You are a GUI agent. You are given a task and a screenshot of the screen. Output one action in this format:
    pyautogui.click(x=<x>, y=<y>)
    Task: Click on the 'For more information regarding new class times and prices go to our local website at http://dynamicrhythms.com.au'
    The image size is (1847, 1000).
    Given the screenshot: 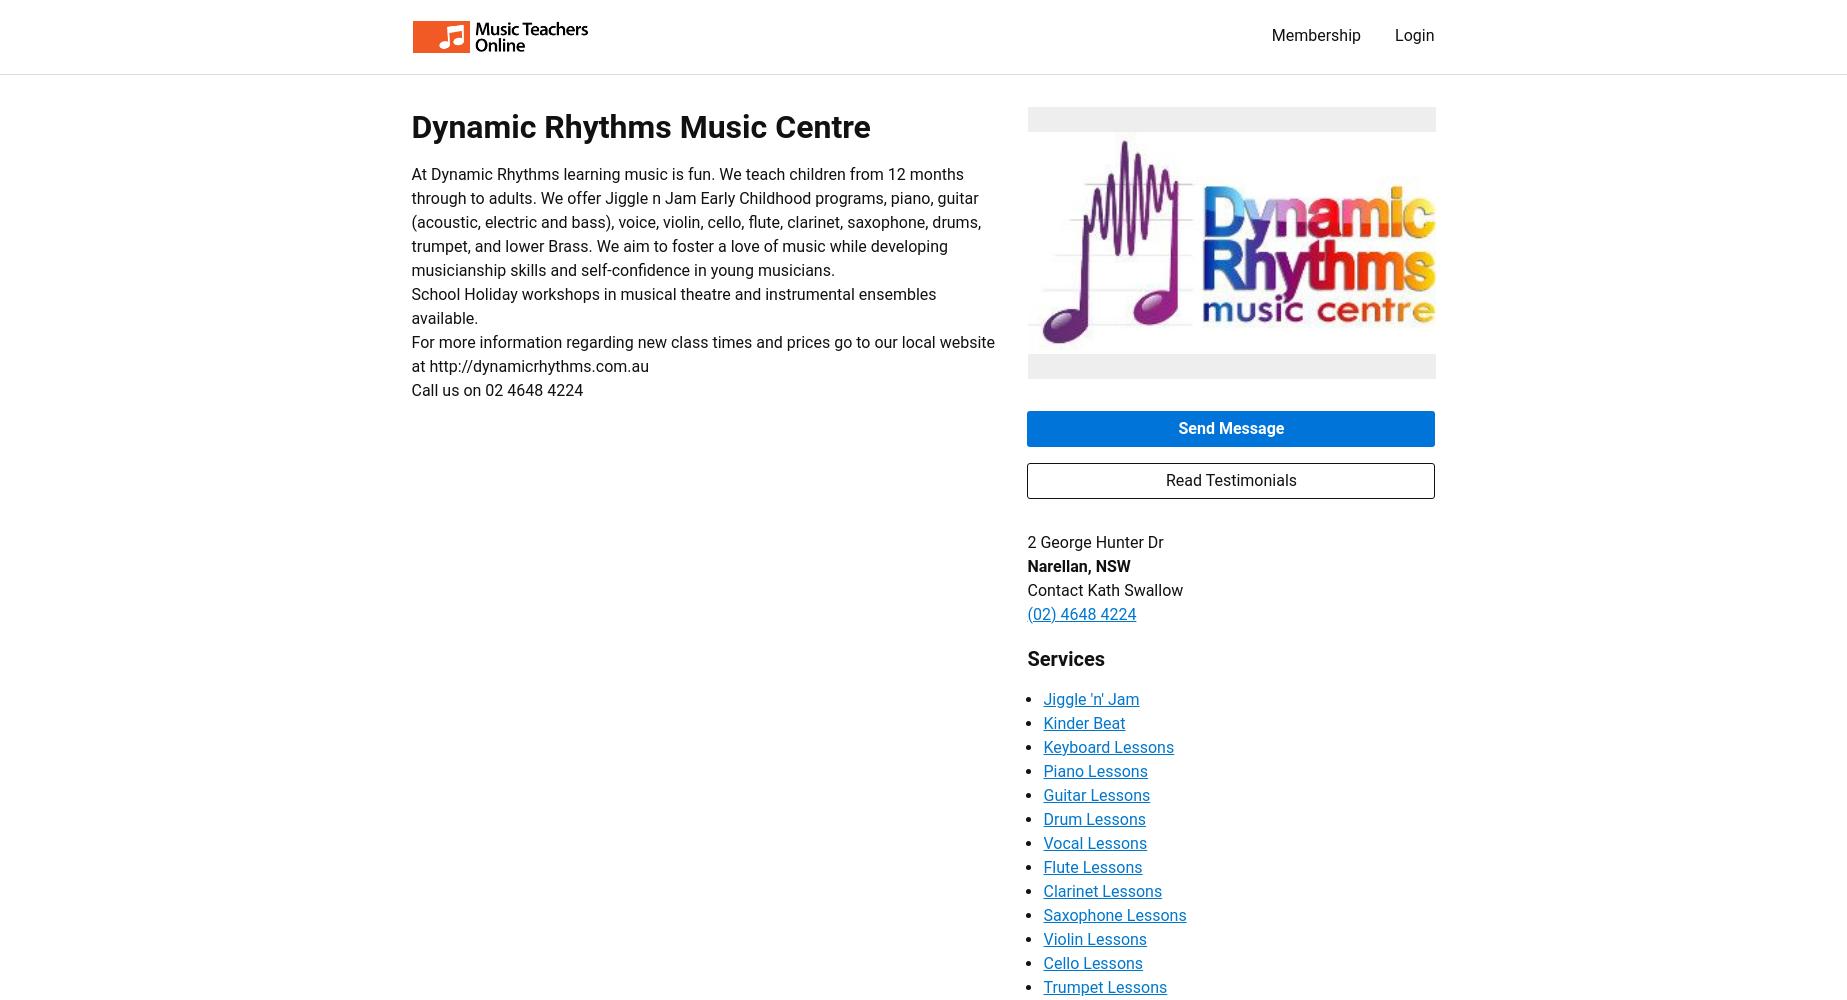 What is the action you would take?
    pyautogui.click(x=702, y=353)
    